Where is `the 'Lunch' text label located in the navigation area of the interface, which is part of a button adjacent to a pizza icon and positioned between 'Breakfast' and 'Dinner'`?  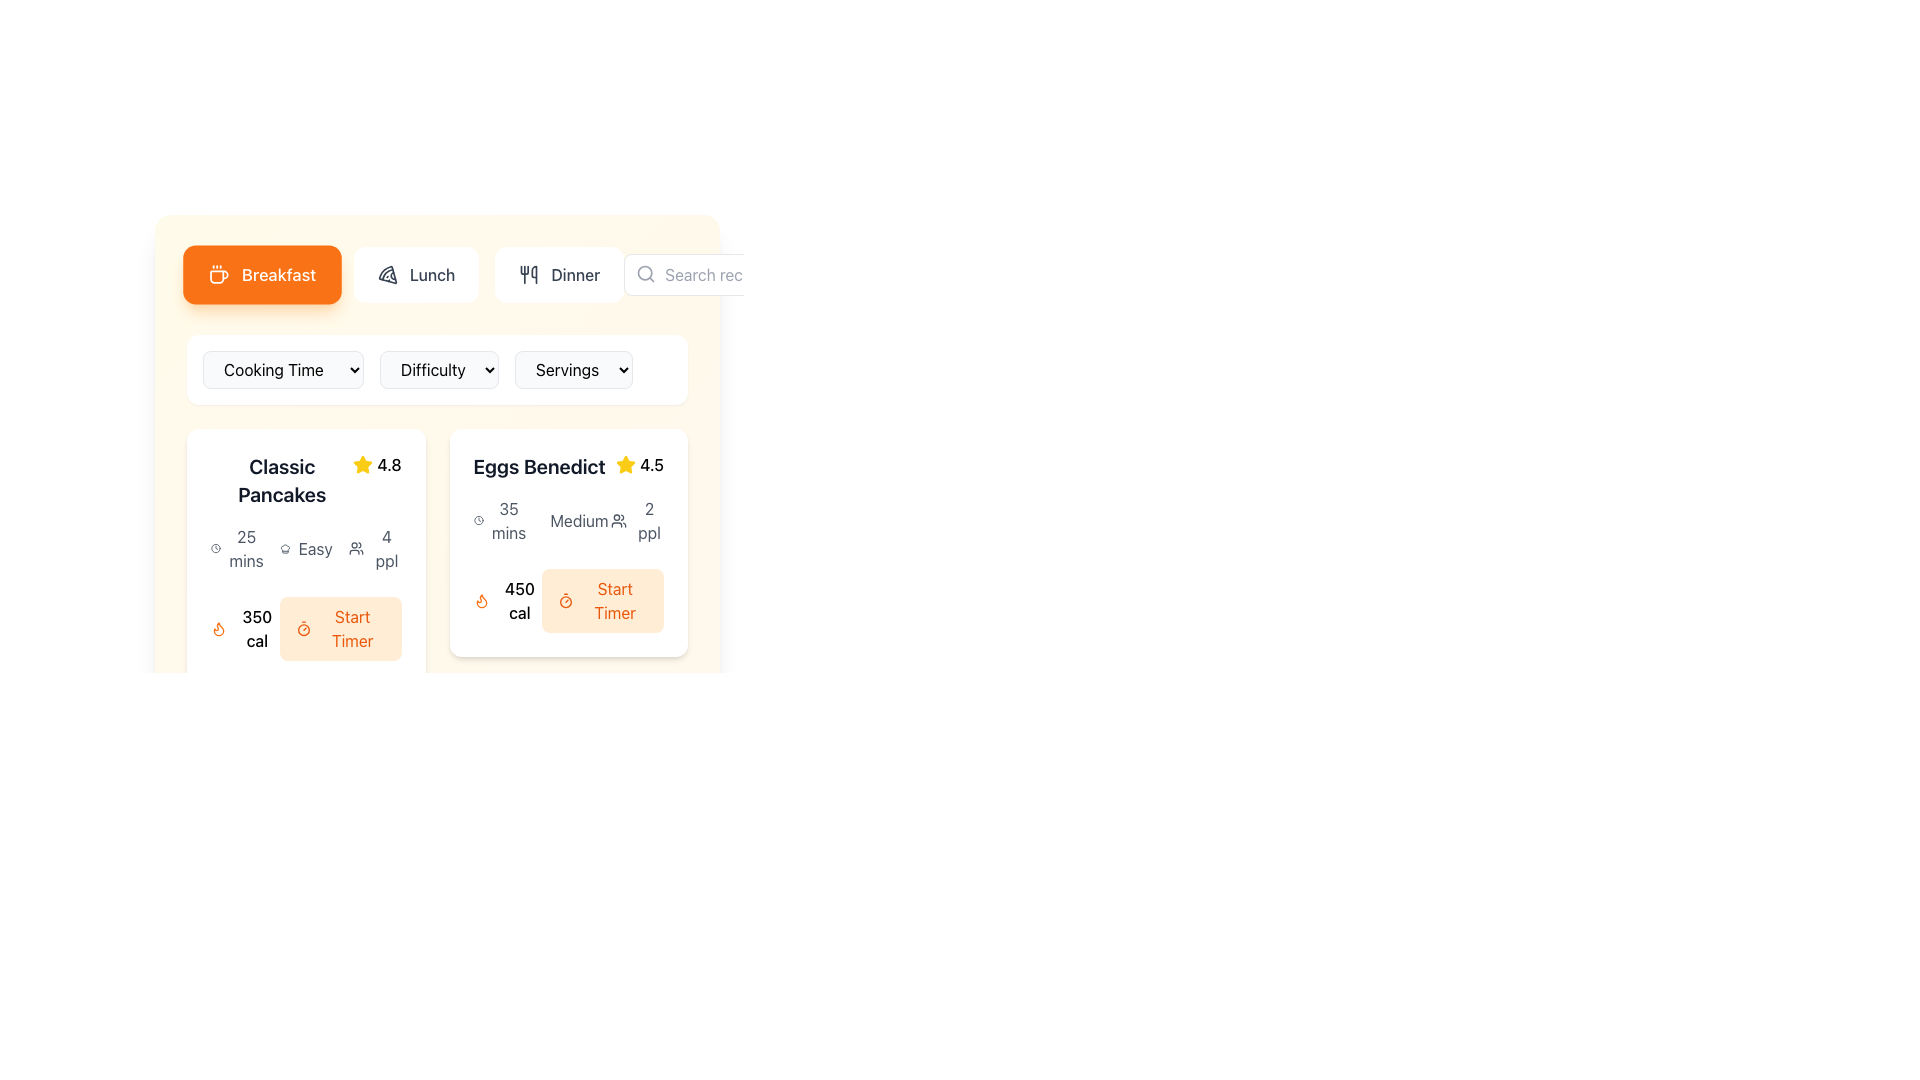 the 'Lunch' text label located in the navigation area of the interface, which is part of a button adjacent to a pizza icon and positioned between 'Breakfast' and 'Dinner' is located at coordinates (431, 274).